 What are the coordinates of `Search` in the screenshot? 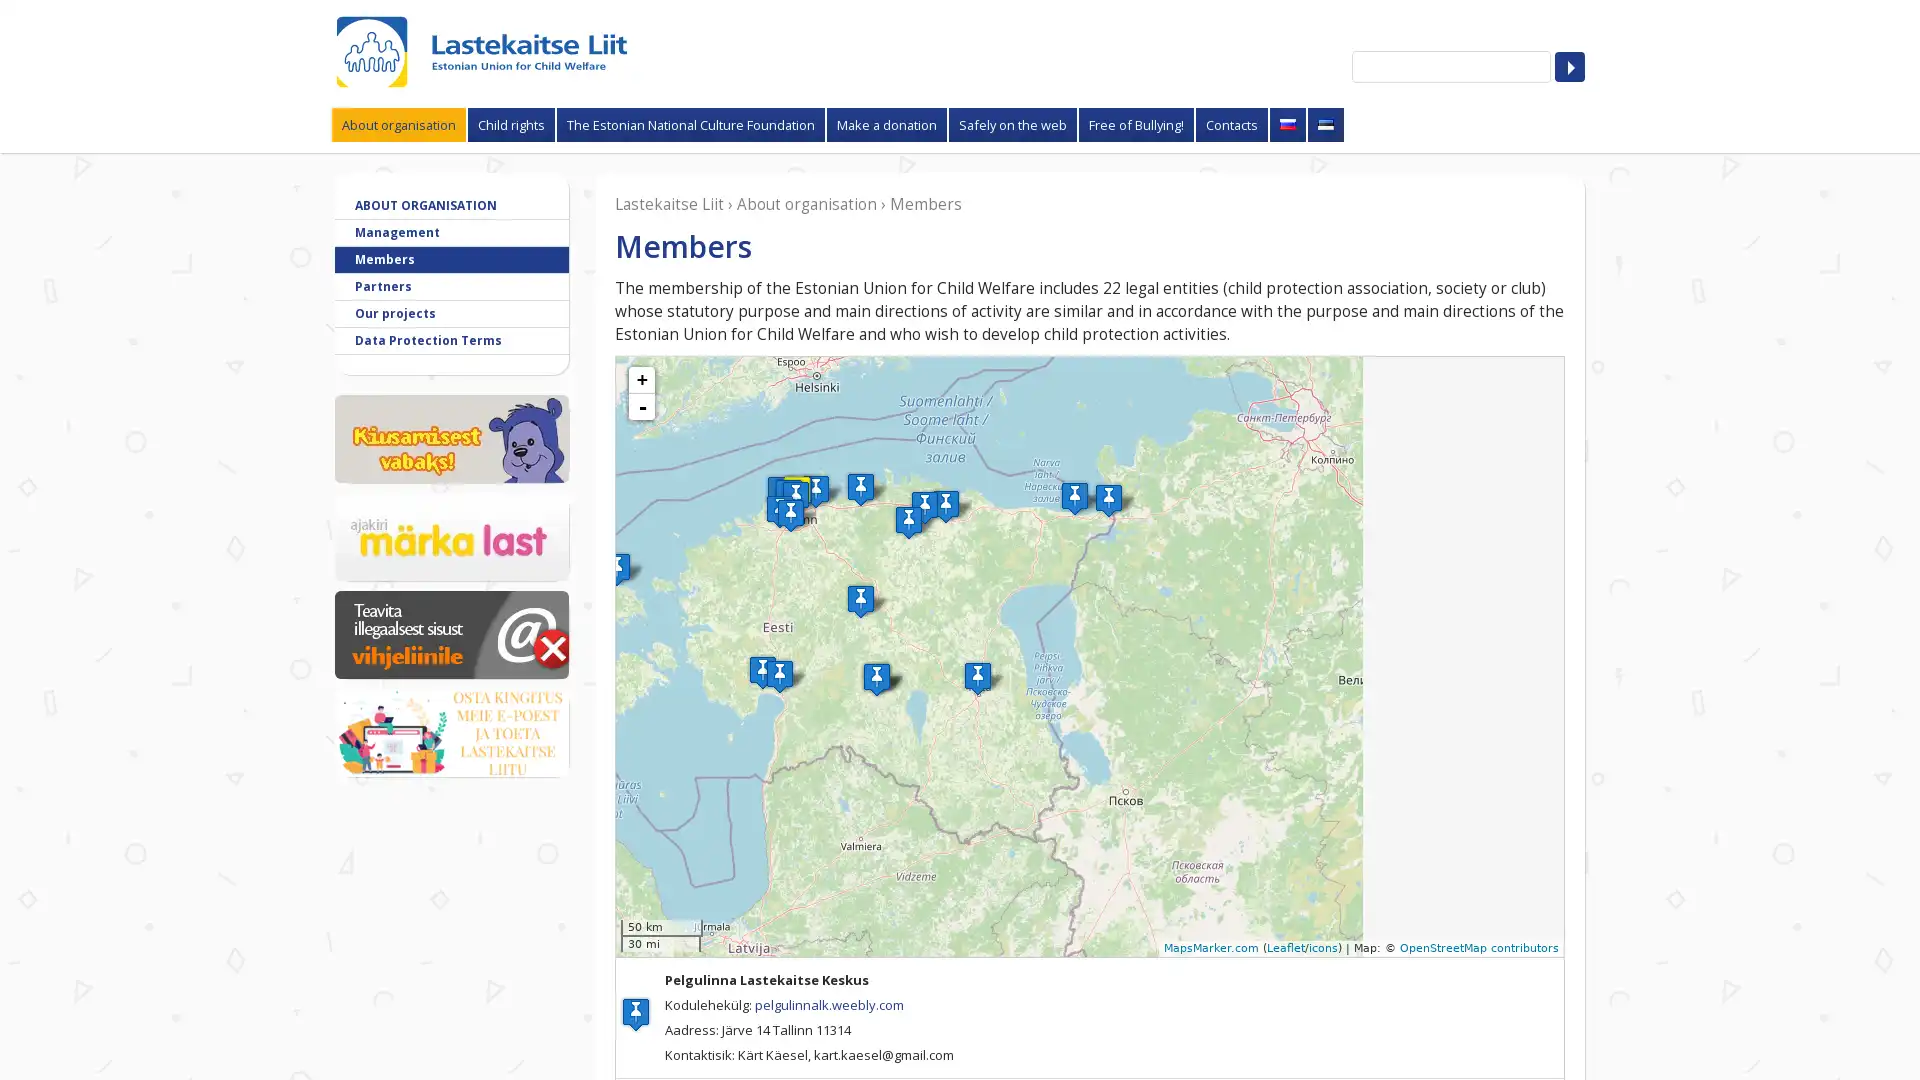 It's located at (1568, 65).